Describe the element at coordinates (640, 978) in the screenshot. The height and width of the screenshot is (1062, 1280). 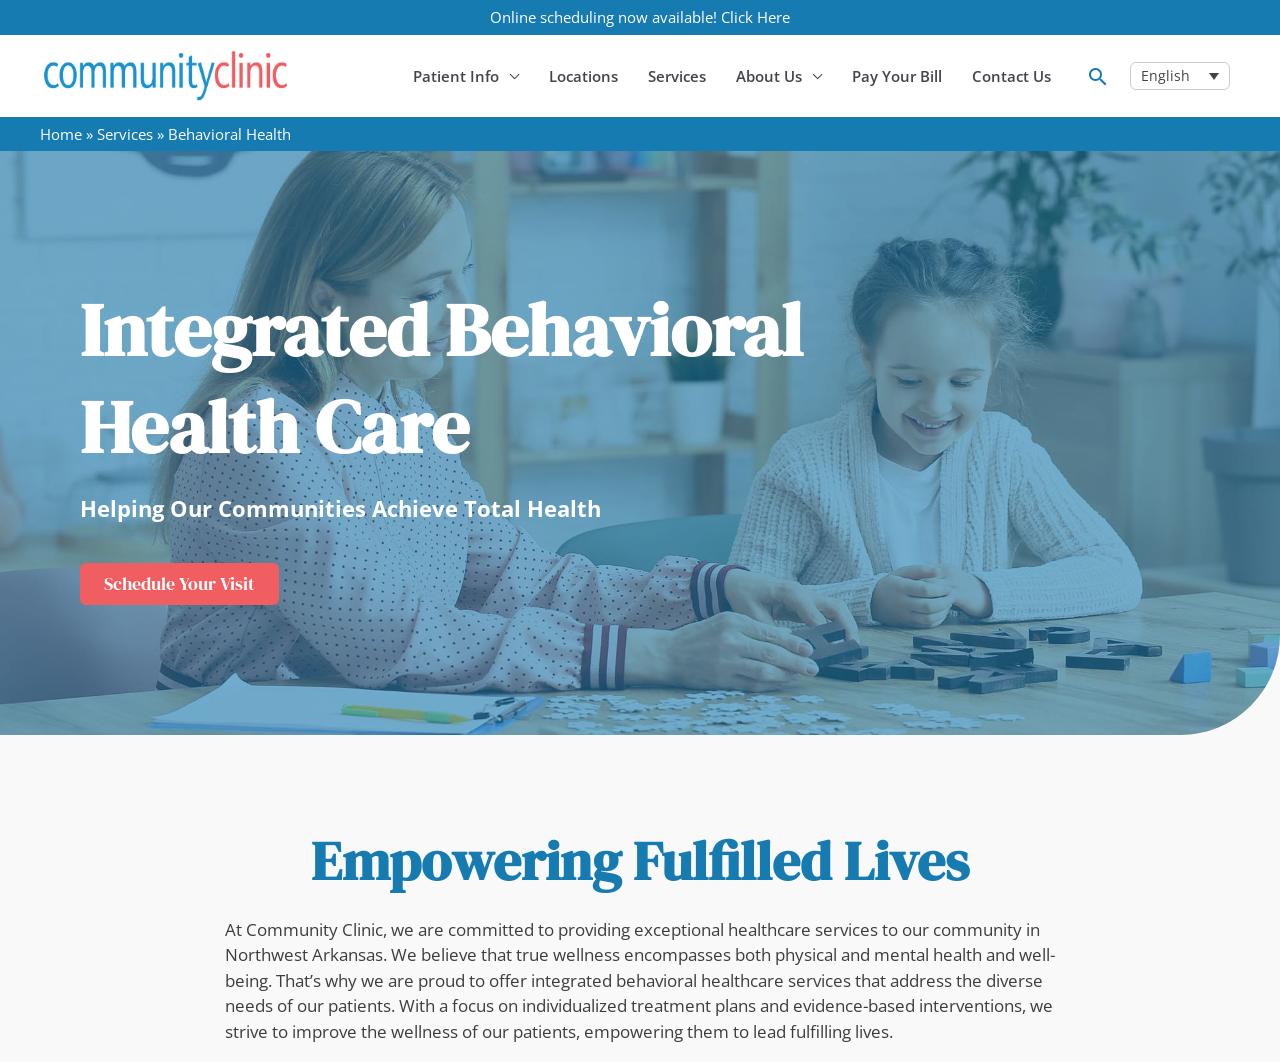
I see `'At Community Clinic, we are committed to providing exceptional healthcare services to our community in Northwest Arkansas. We believe that true wellness encompasses both physical and mental health and well-being. That’s why we are proud to offer integrated behavioral healthcare services that address the diverse needs of our patients. With a focus on individualized treatment plans and evidence-based interventions, we strive to improve the wellness of our patients, empowering them to lead fulfilling lives.'` at that location.